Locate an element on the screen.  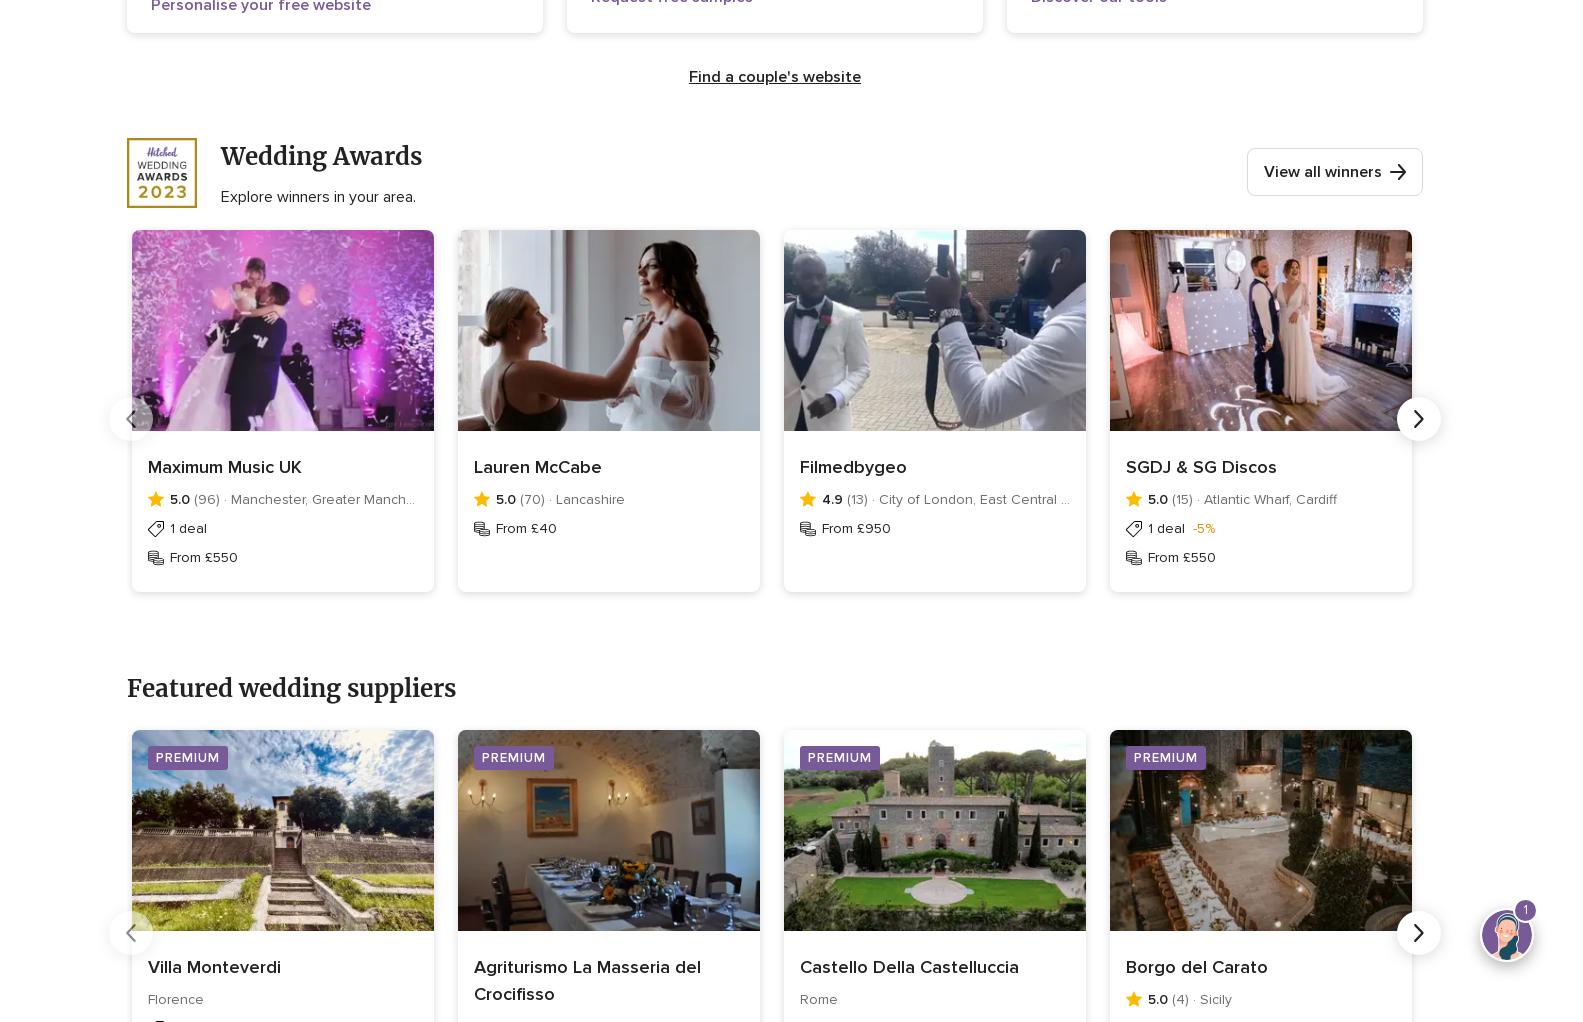
'Filmedbygeo' is located at coordinates (853, 465).